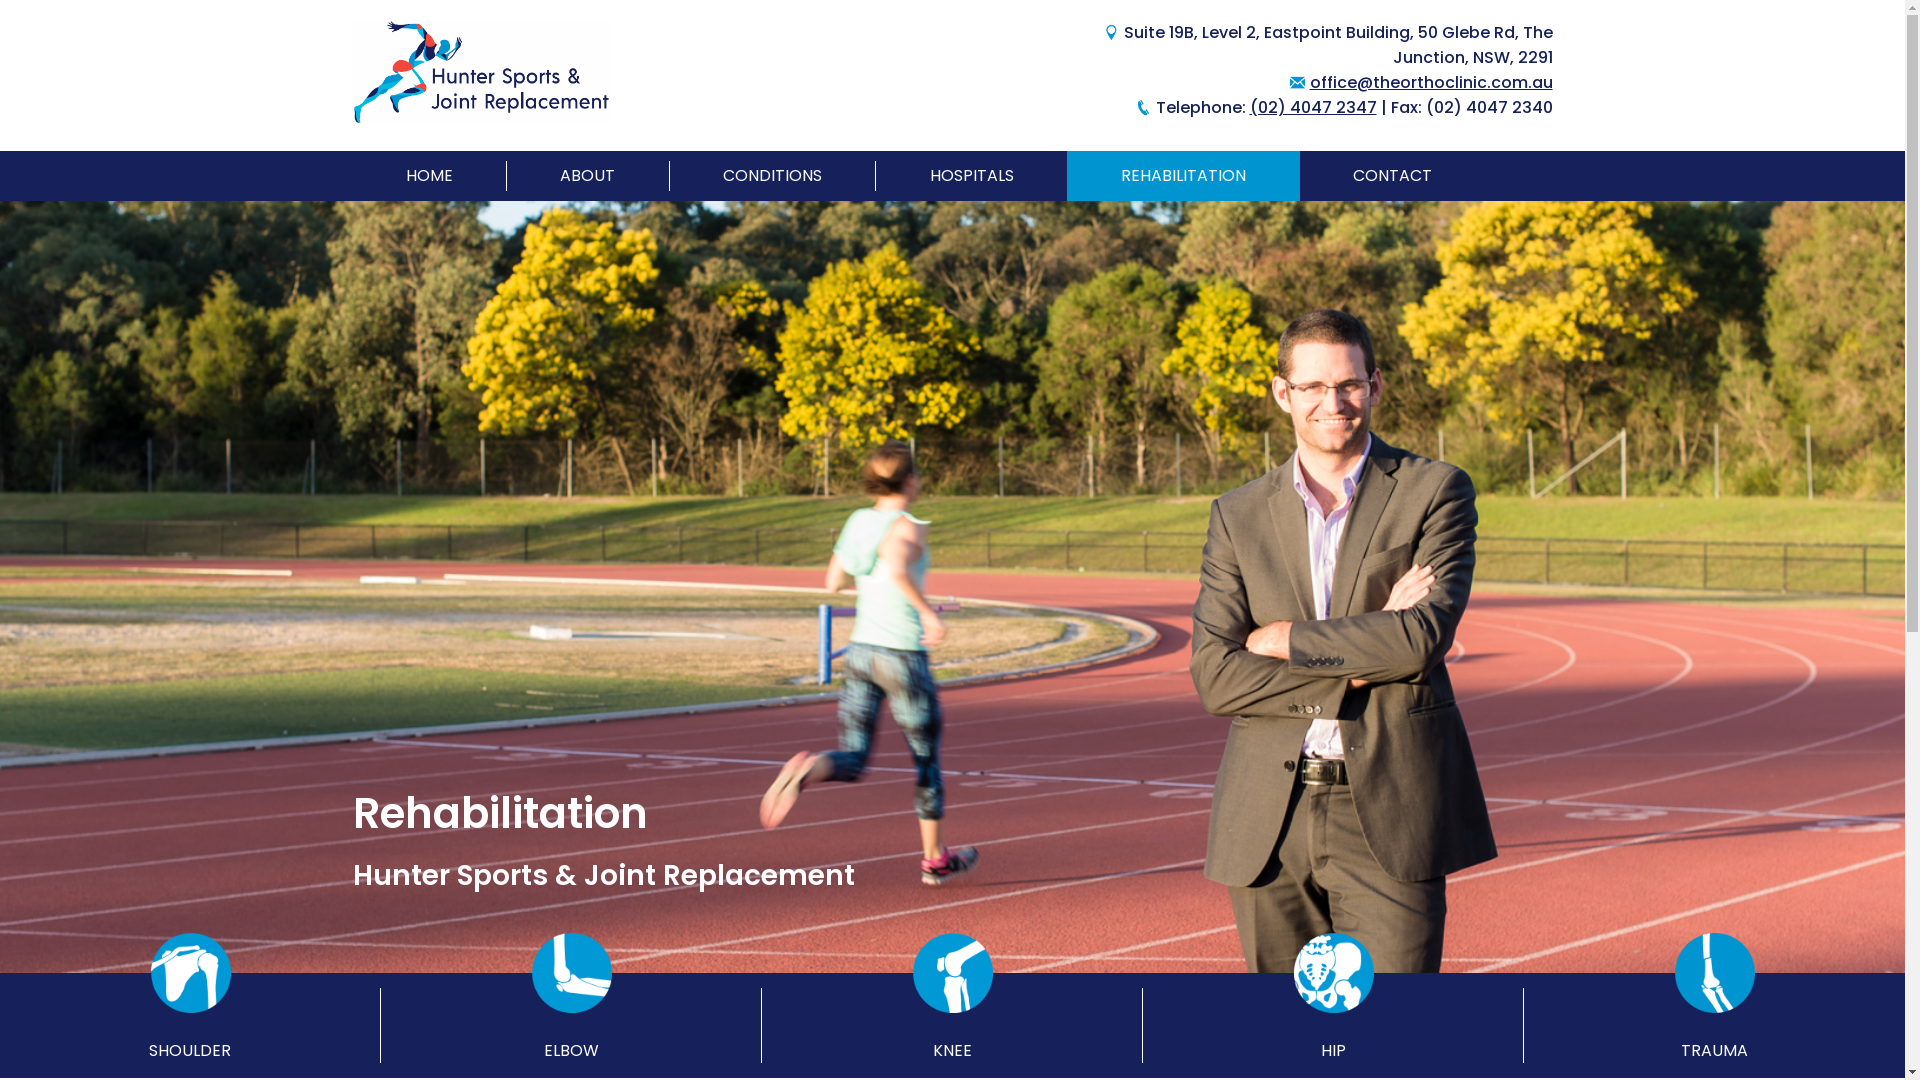 The height and width of the screenshot is (1080, 1920). I want to click on 'ELBOW', so click(570, 1025).